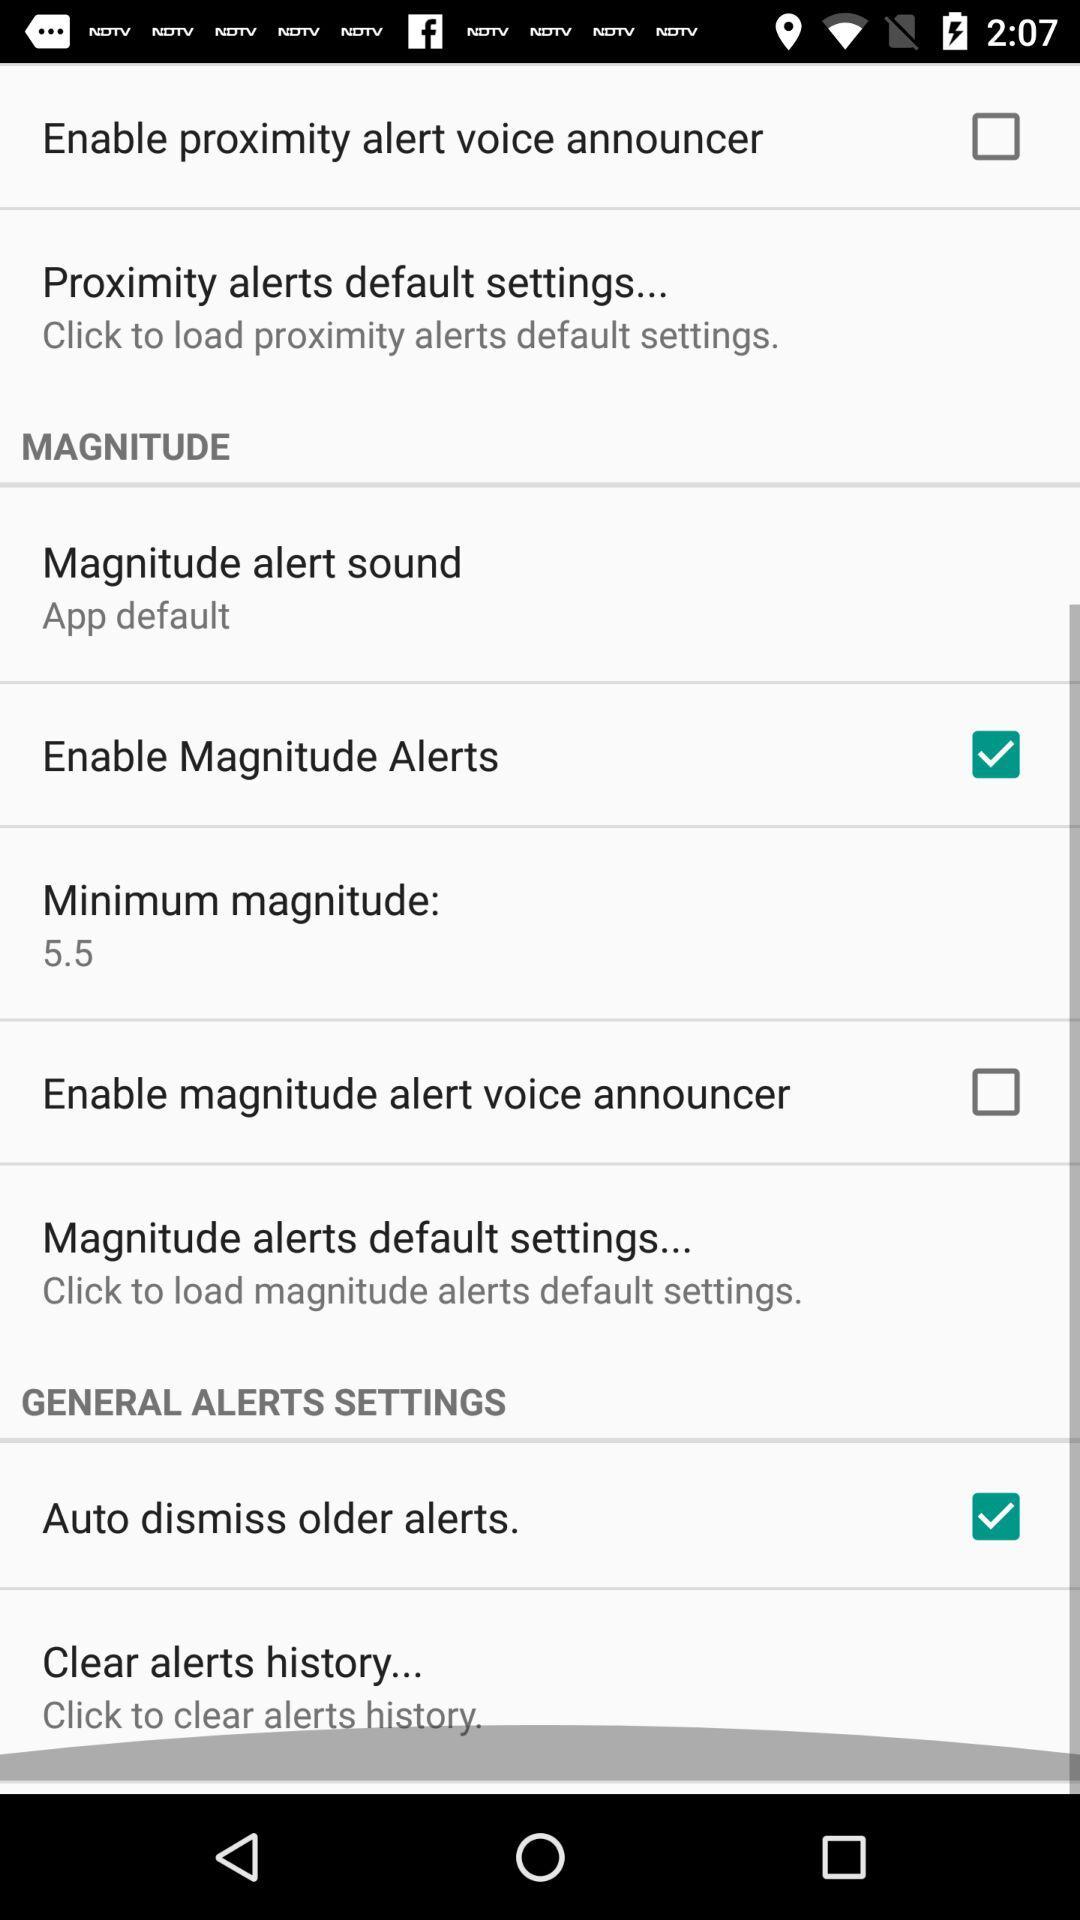 The image size is (1080, 1920). What do you see at coordinates (281, 1529) in the screenshot?
I see `the auto dismiss older item` at bounding box center [281, 1529].